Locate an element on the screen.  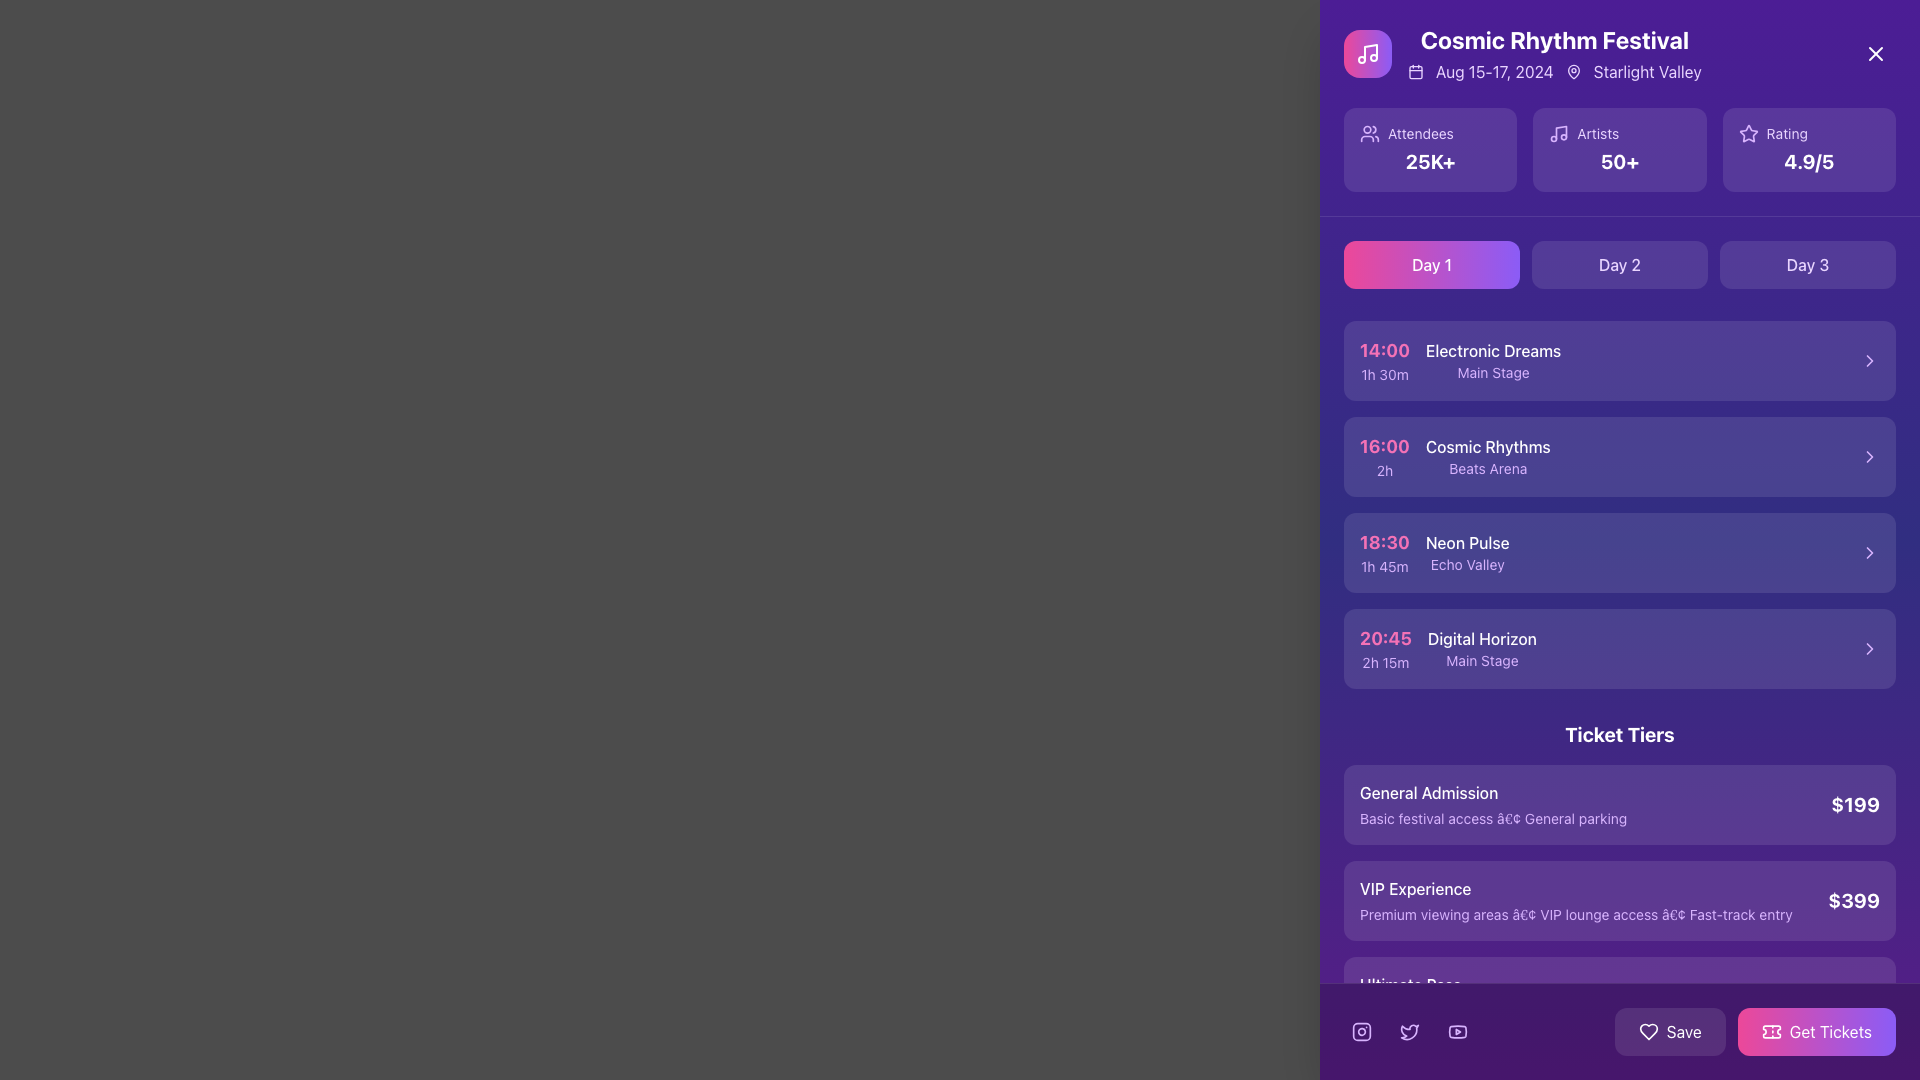
the second icon in the row of three social media icons at the bottom of the interface is located at coordinates (1409, 1032).